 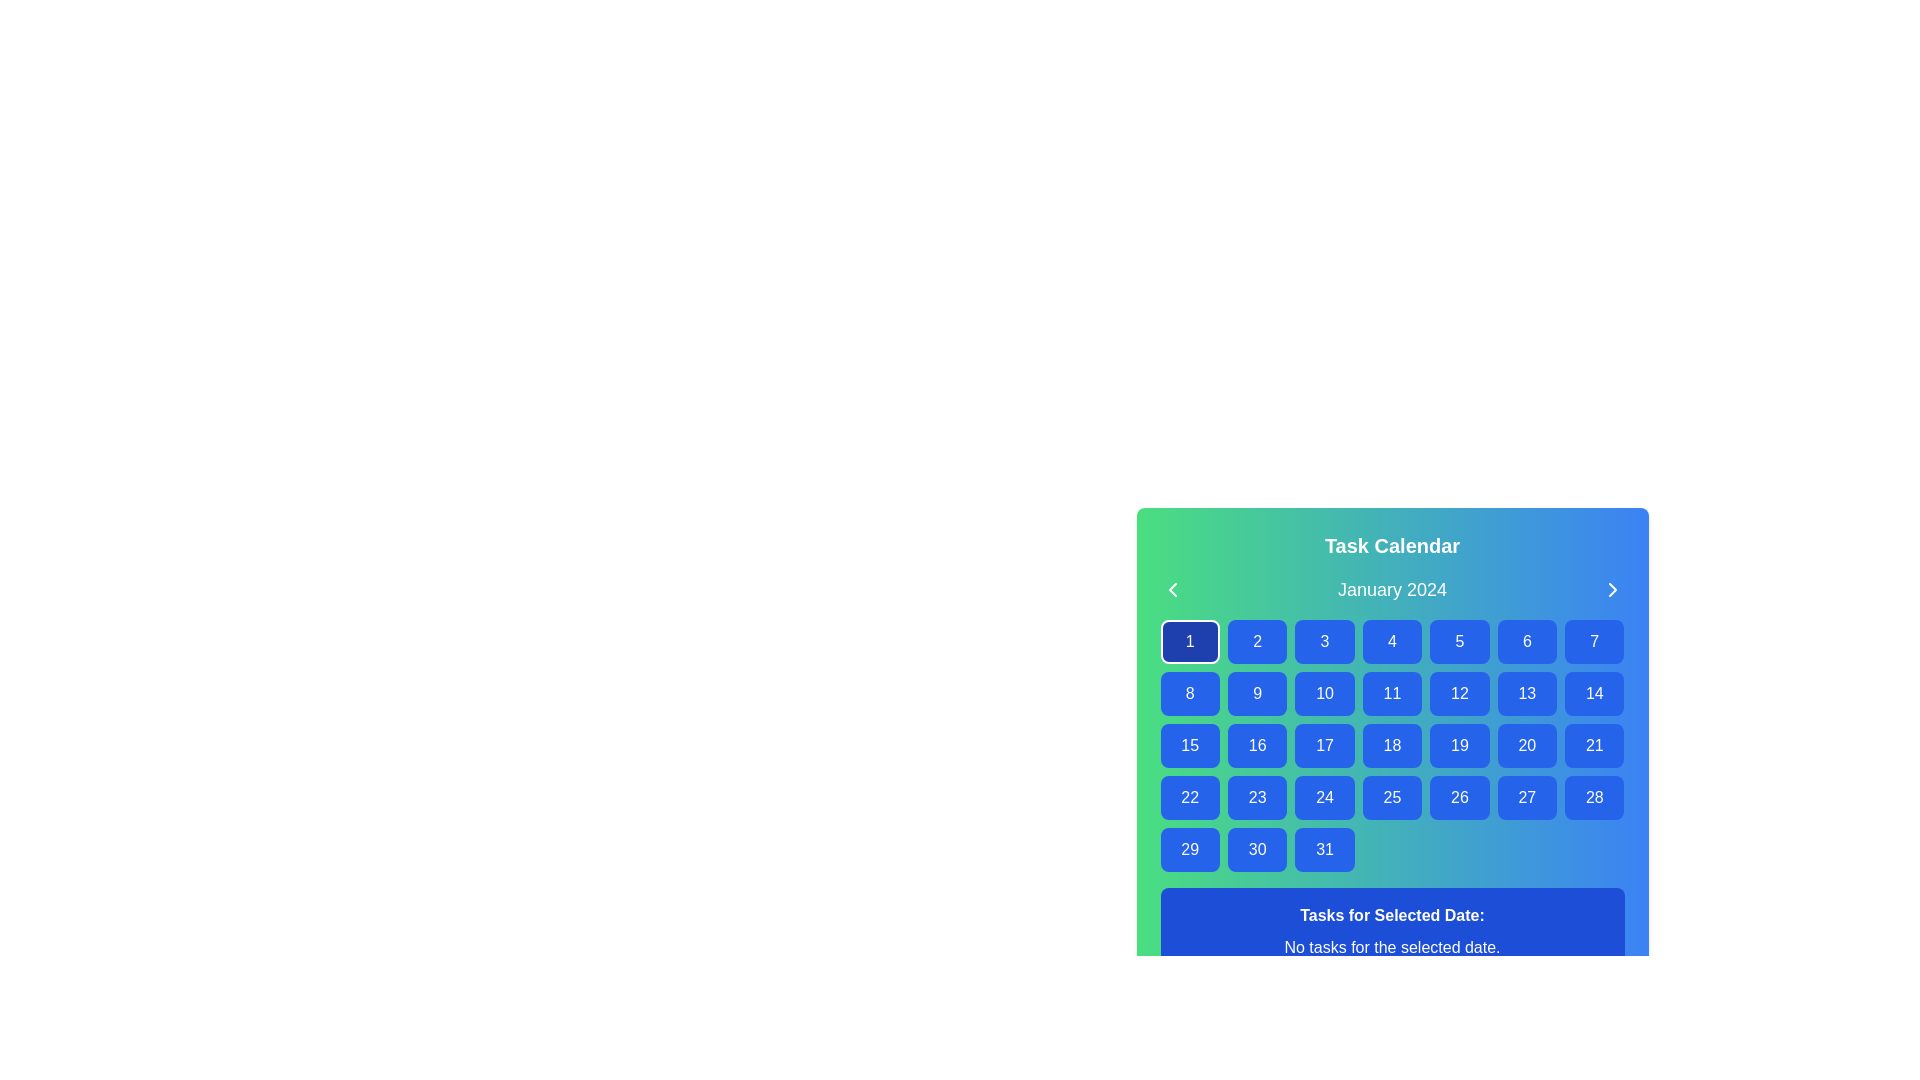 I want to click on the button representing the 15th day of the month in the calendar view, so click(x=1190, y=745).